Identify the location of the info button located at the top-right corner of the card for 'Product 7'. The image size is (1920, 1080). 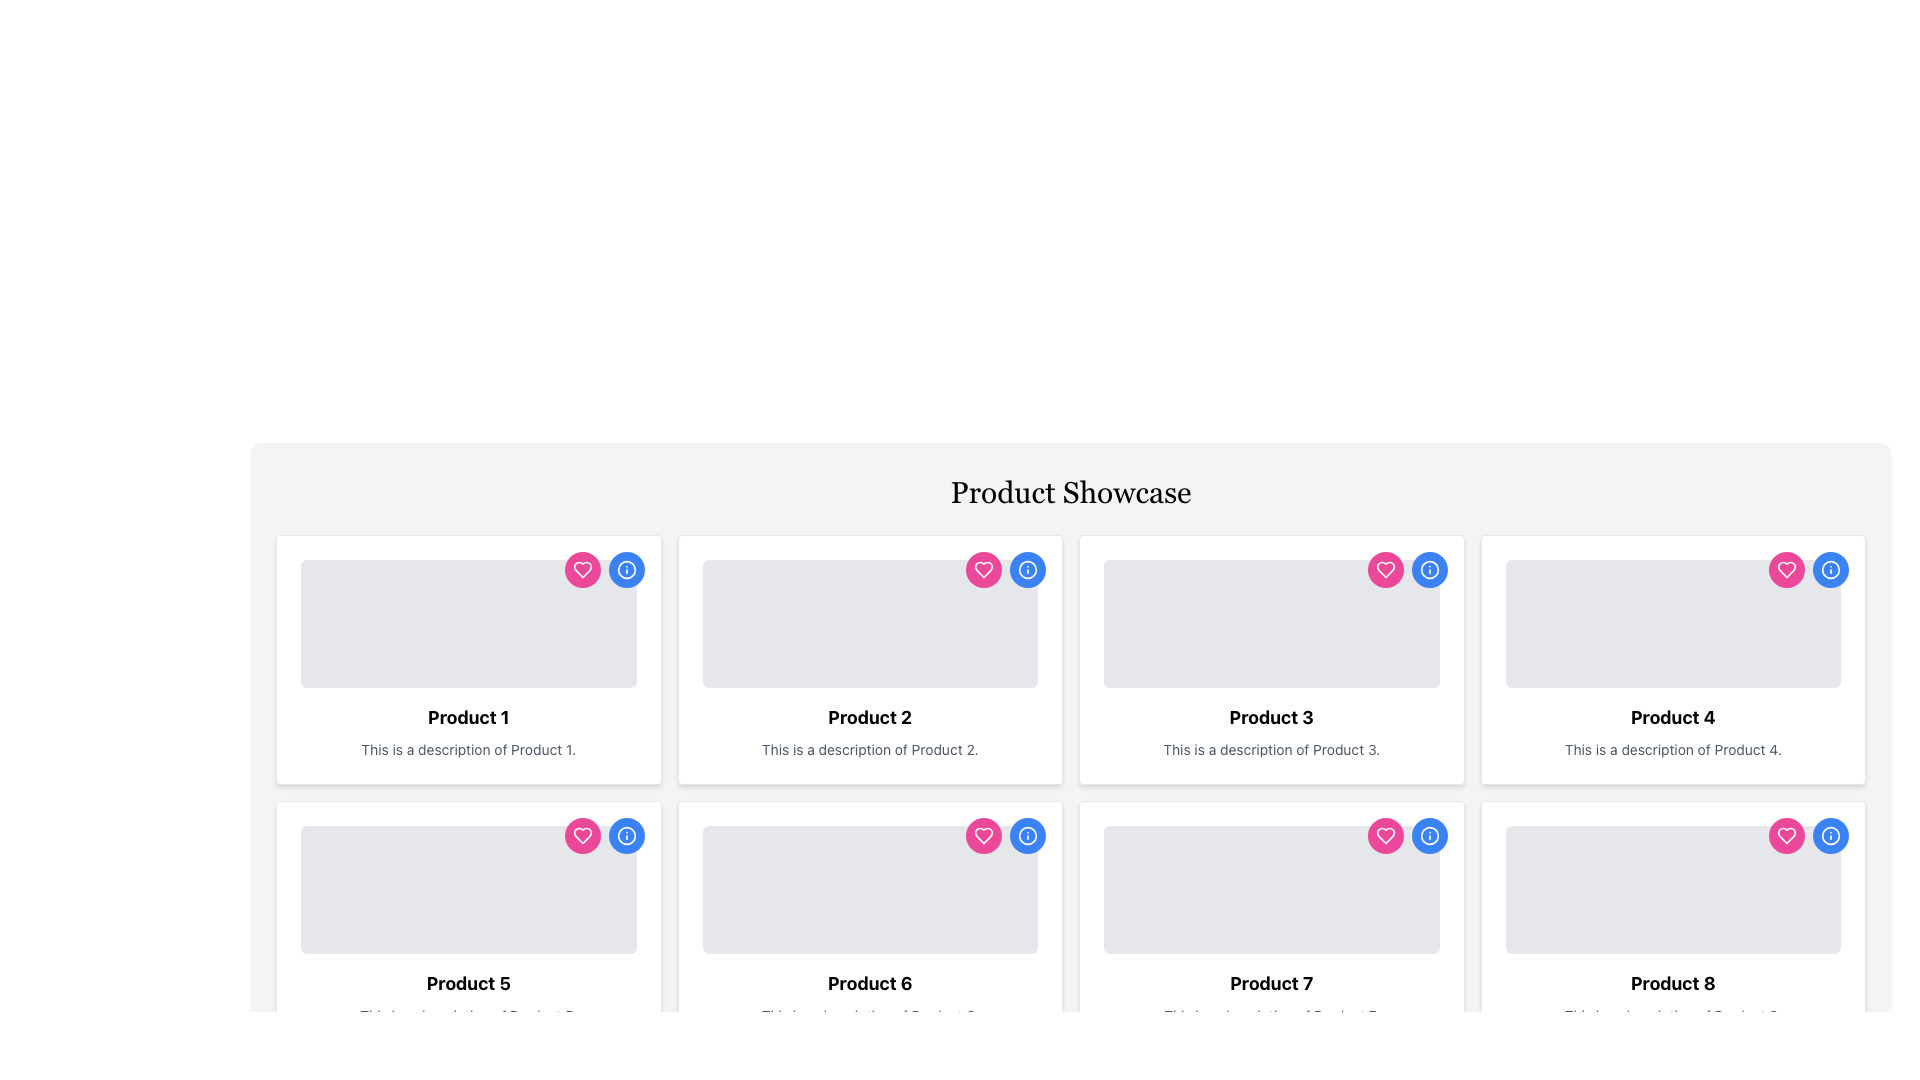
(1027, 836).